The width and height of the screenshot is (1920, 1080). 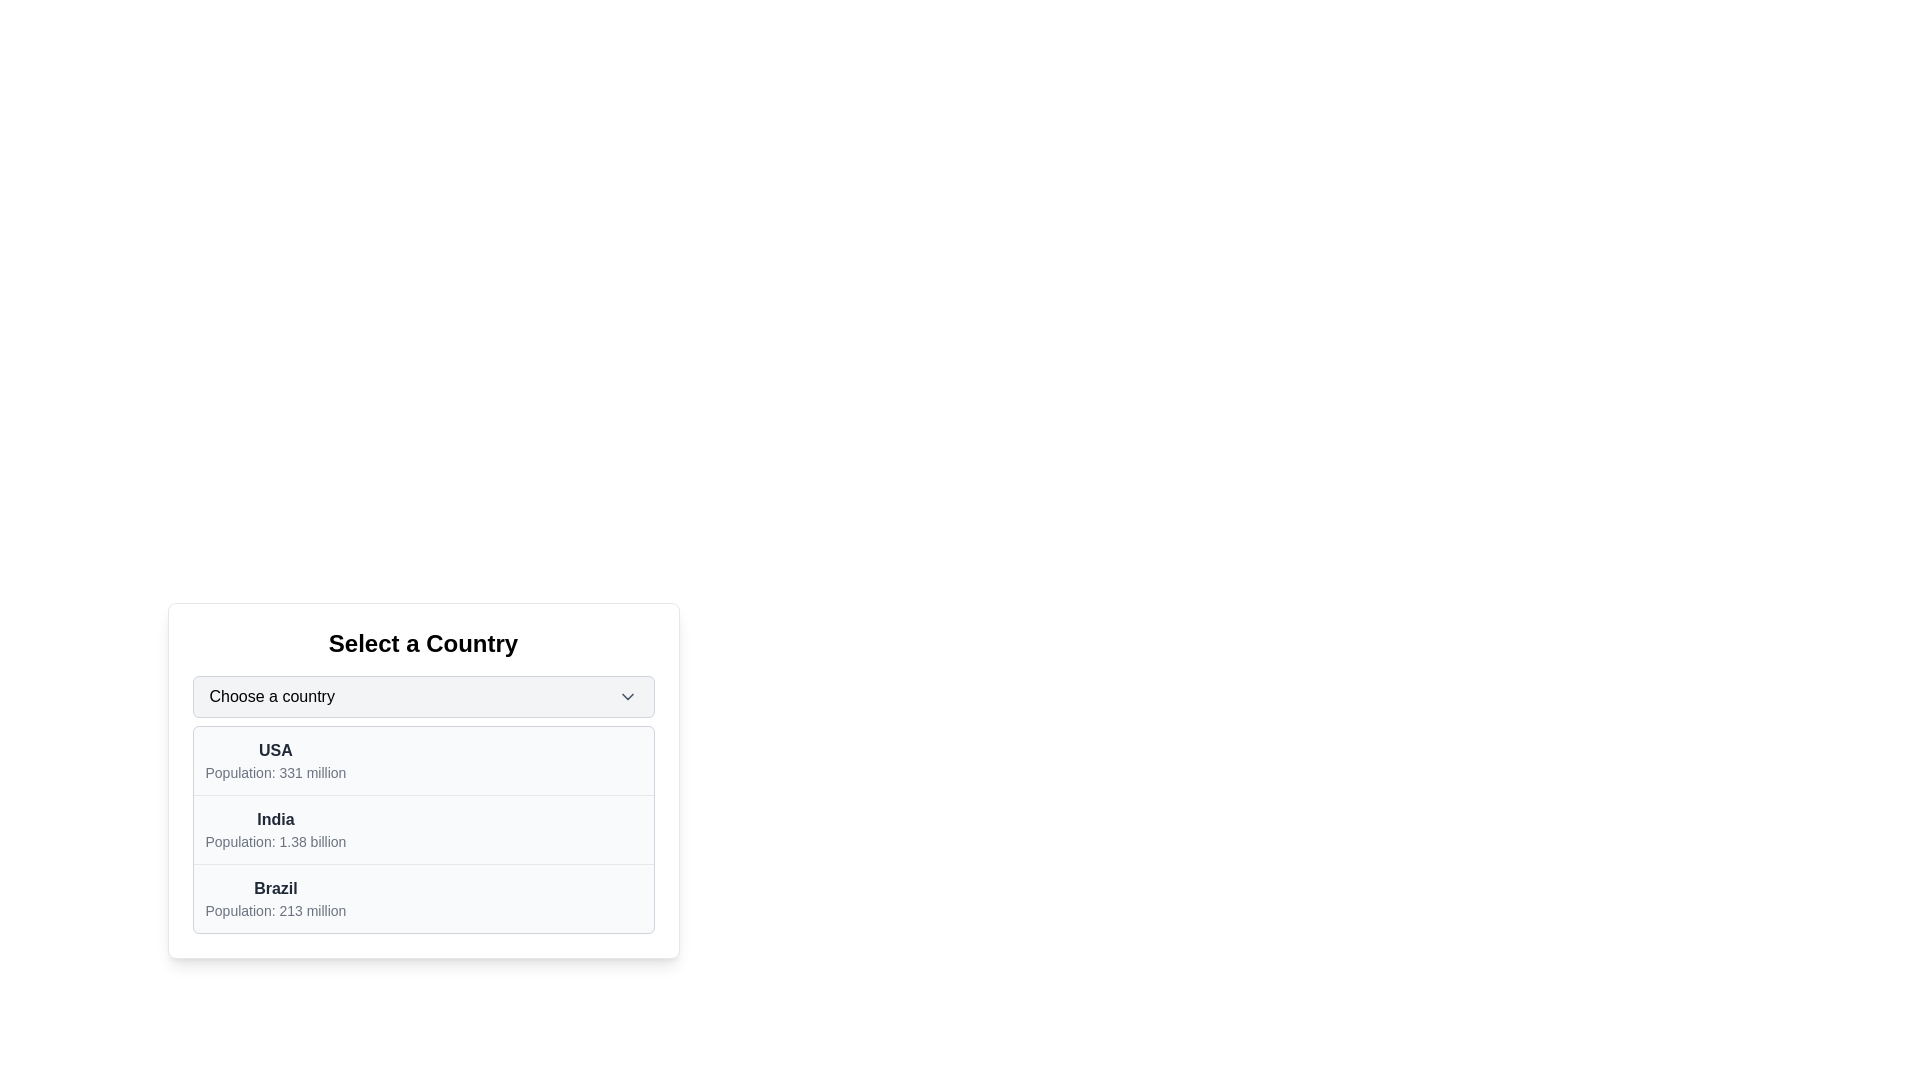 What do you see at coordinates (274, 910) in the screenshot?
I see `the label displaying population data for Brazil, which is located below the text 'Brazil' in the list` at bounding box center [274, 910].